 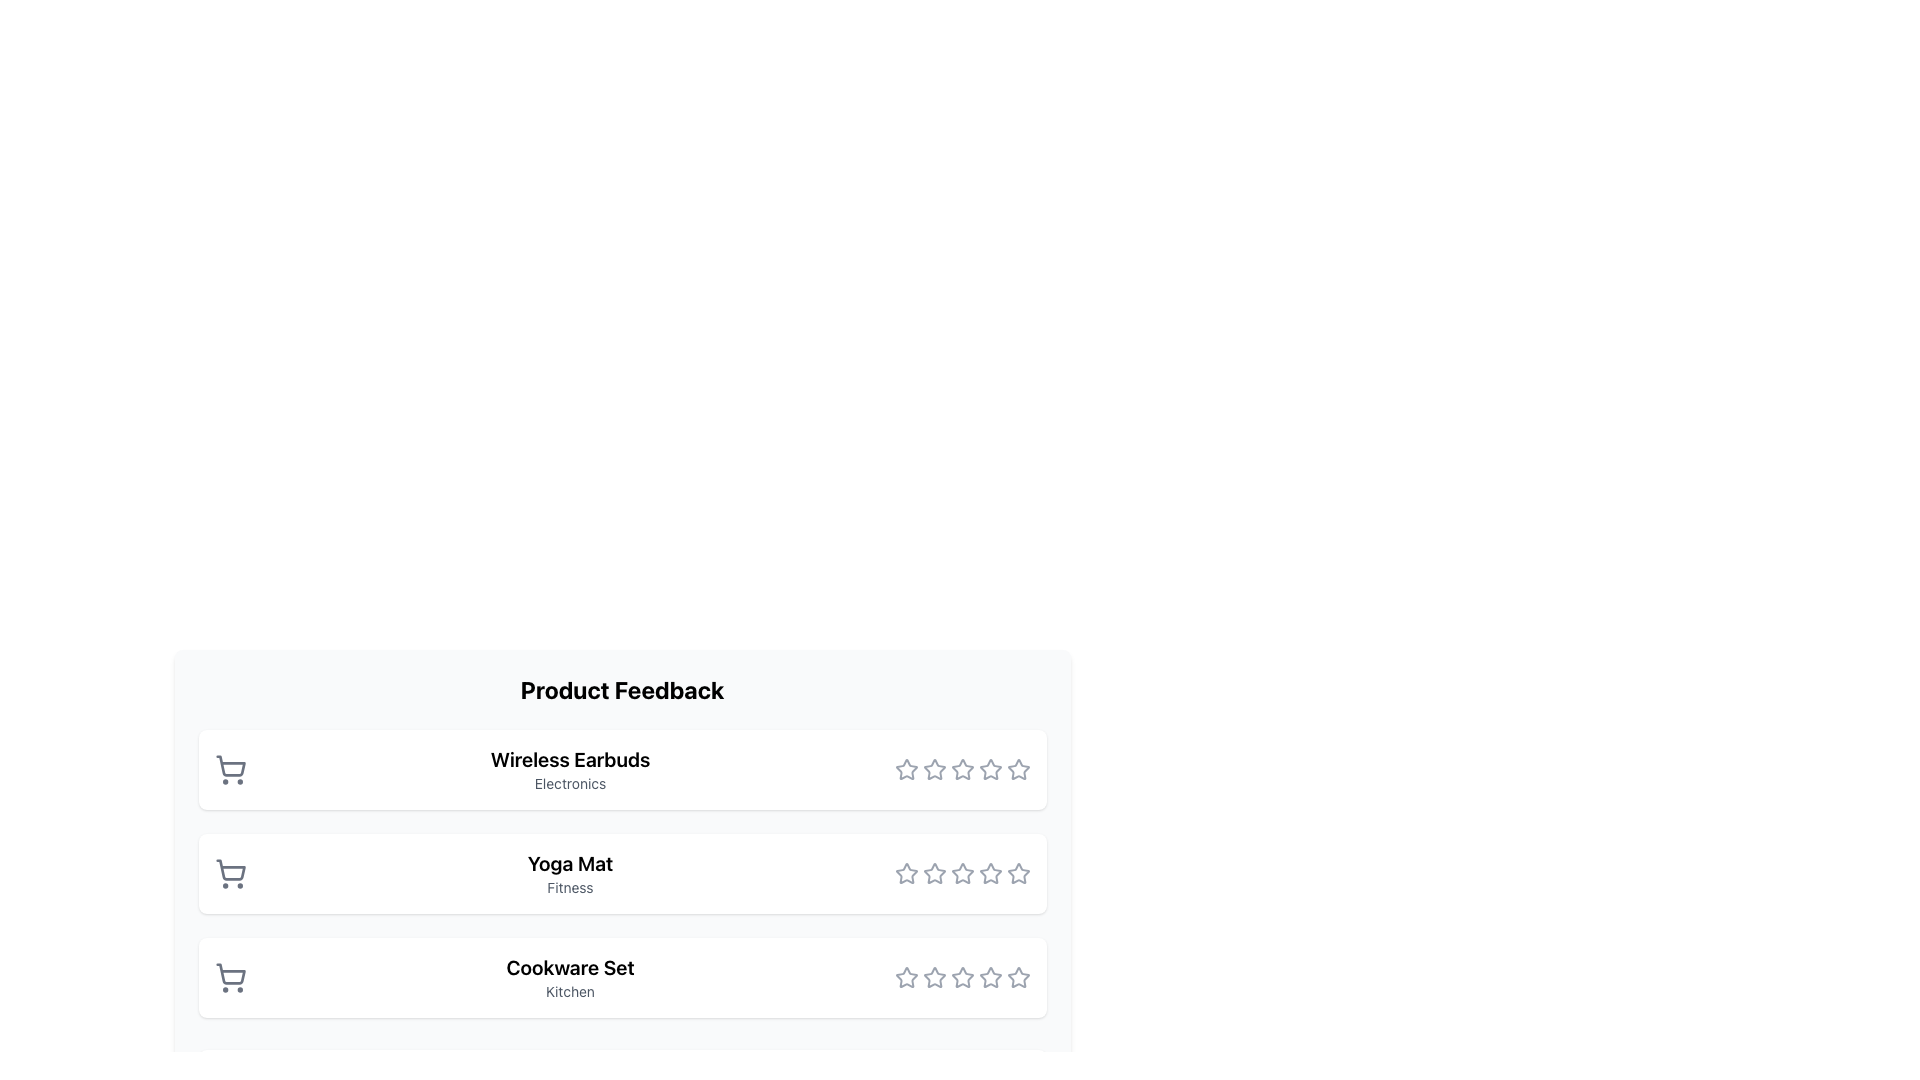 What do you see at coordinates (962, 873) in the screenshot?
I see `the third star in the rating component for the 'Yoga Mat' product` at bounding box center [962, 873].